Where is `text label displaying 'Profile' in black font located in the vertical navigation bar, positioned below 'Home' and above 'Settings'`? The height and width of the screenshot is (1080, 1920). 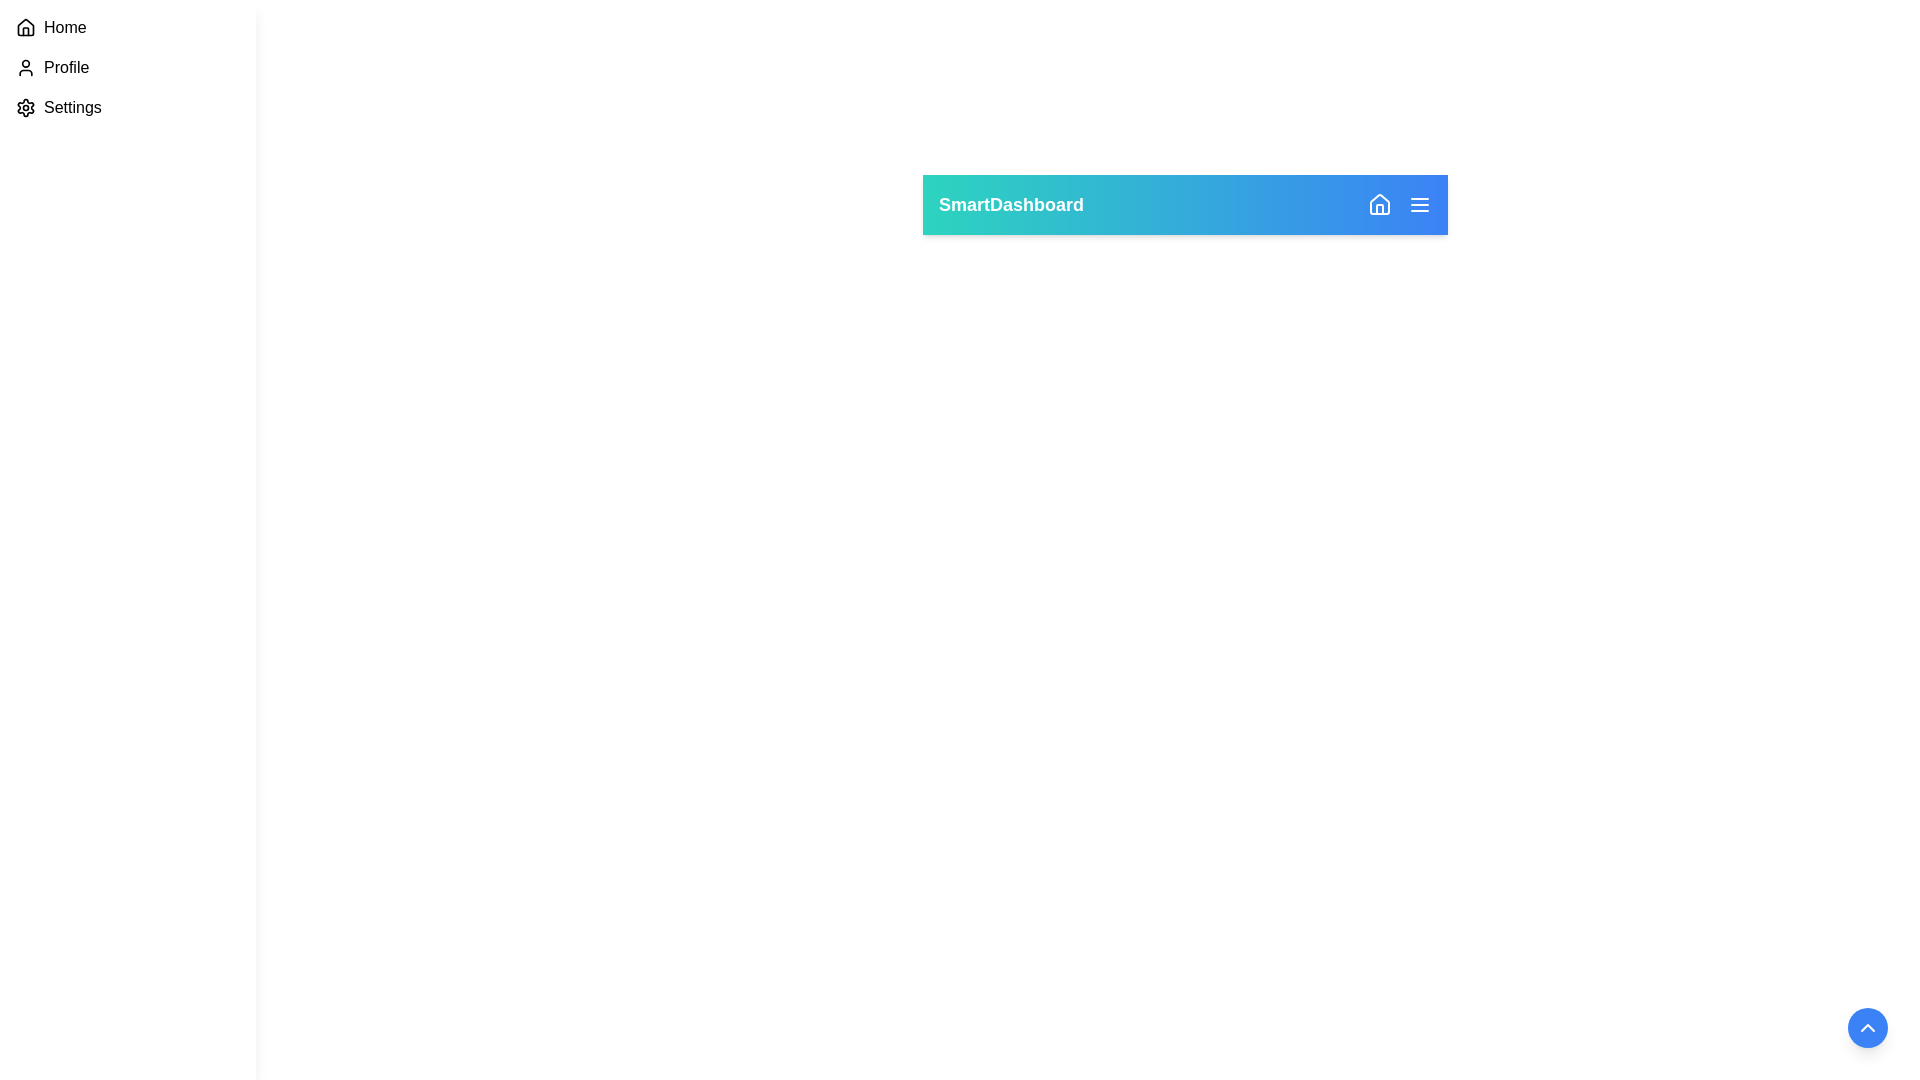
text label displaying 'Profile' in black font located in the vertical navigation bar, positioned below 'Home' and above 'Settings' is located at coordinates (66, 67).